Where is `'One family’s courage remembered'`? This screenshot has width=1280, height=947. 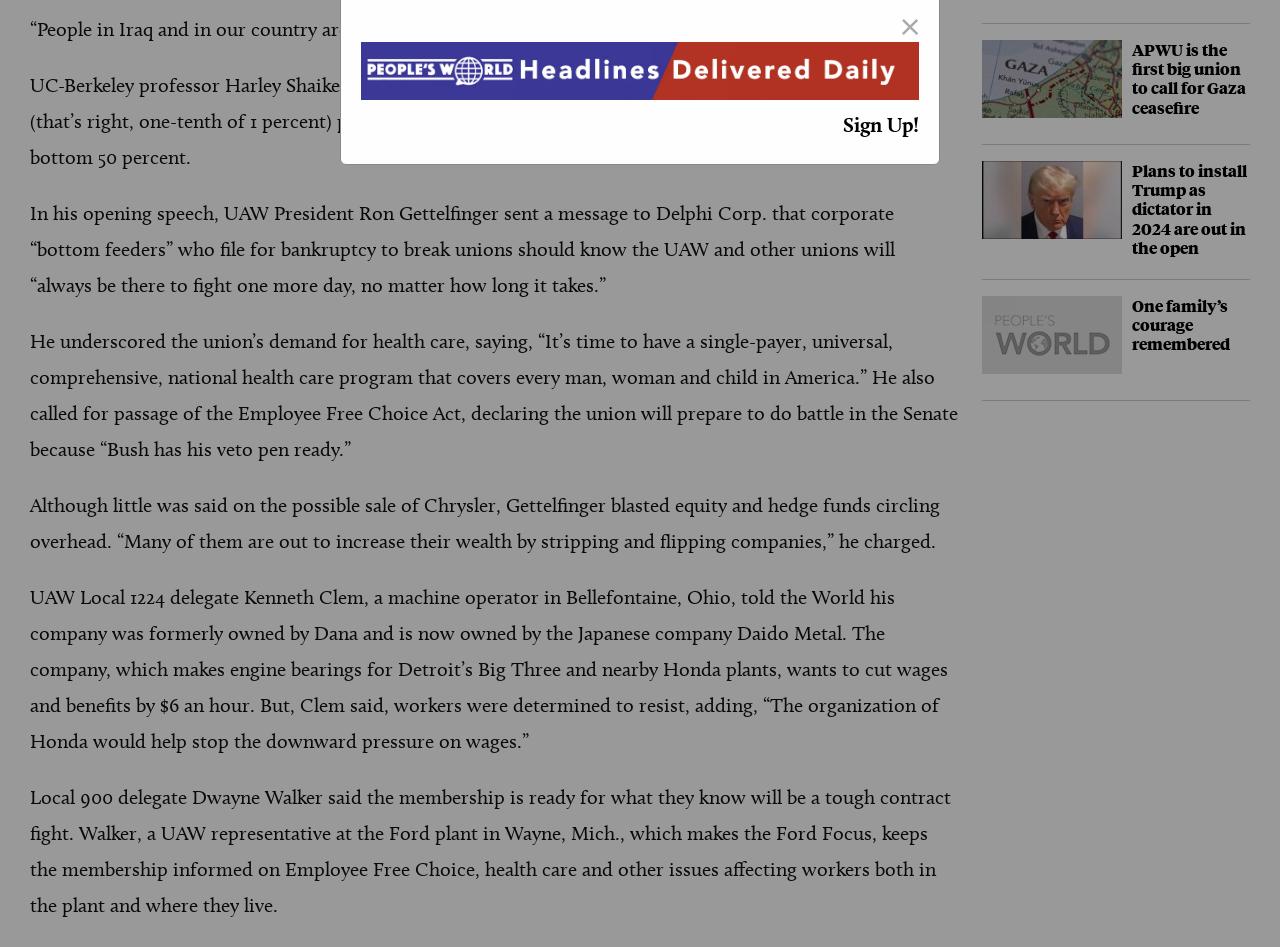
'One family’s courage remembered' is located at coordinates (1180, 323).